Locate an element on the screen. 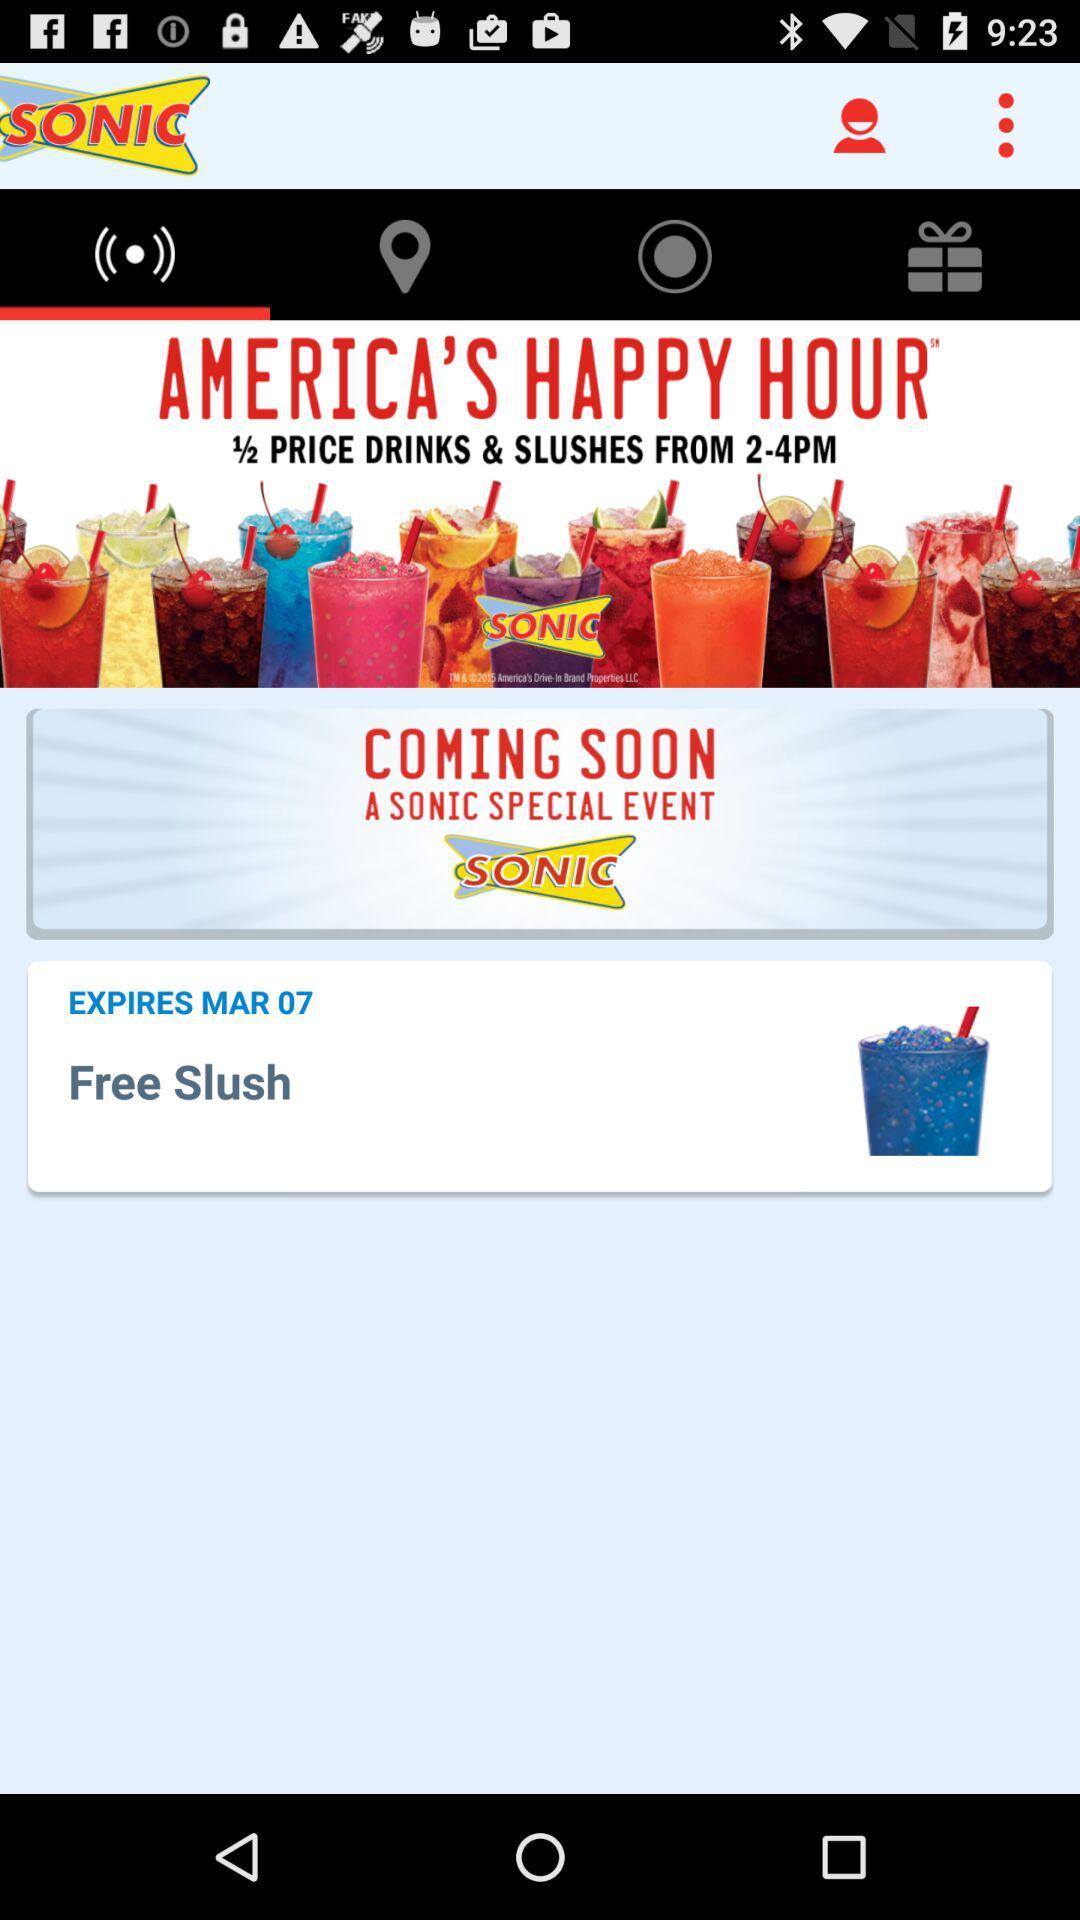 The image size is (1080, 1920). the gift icon is located at coordinates (945, 271).